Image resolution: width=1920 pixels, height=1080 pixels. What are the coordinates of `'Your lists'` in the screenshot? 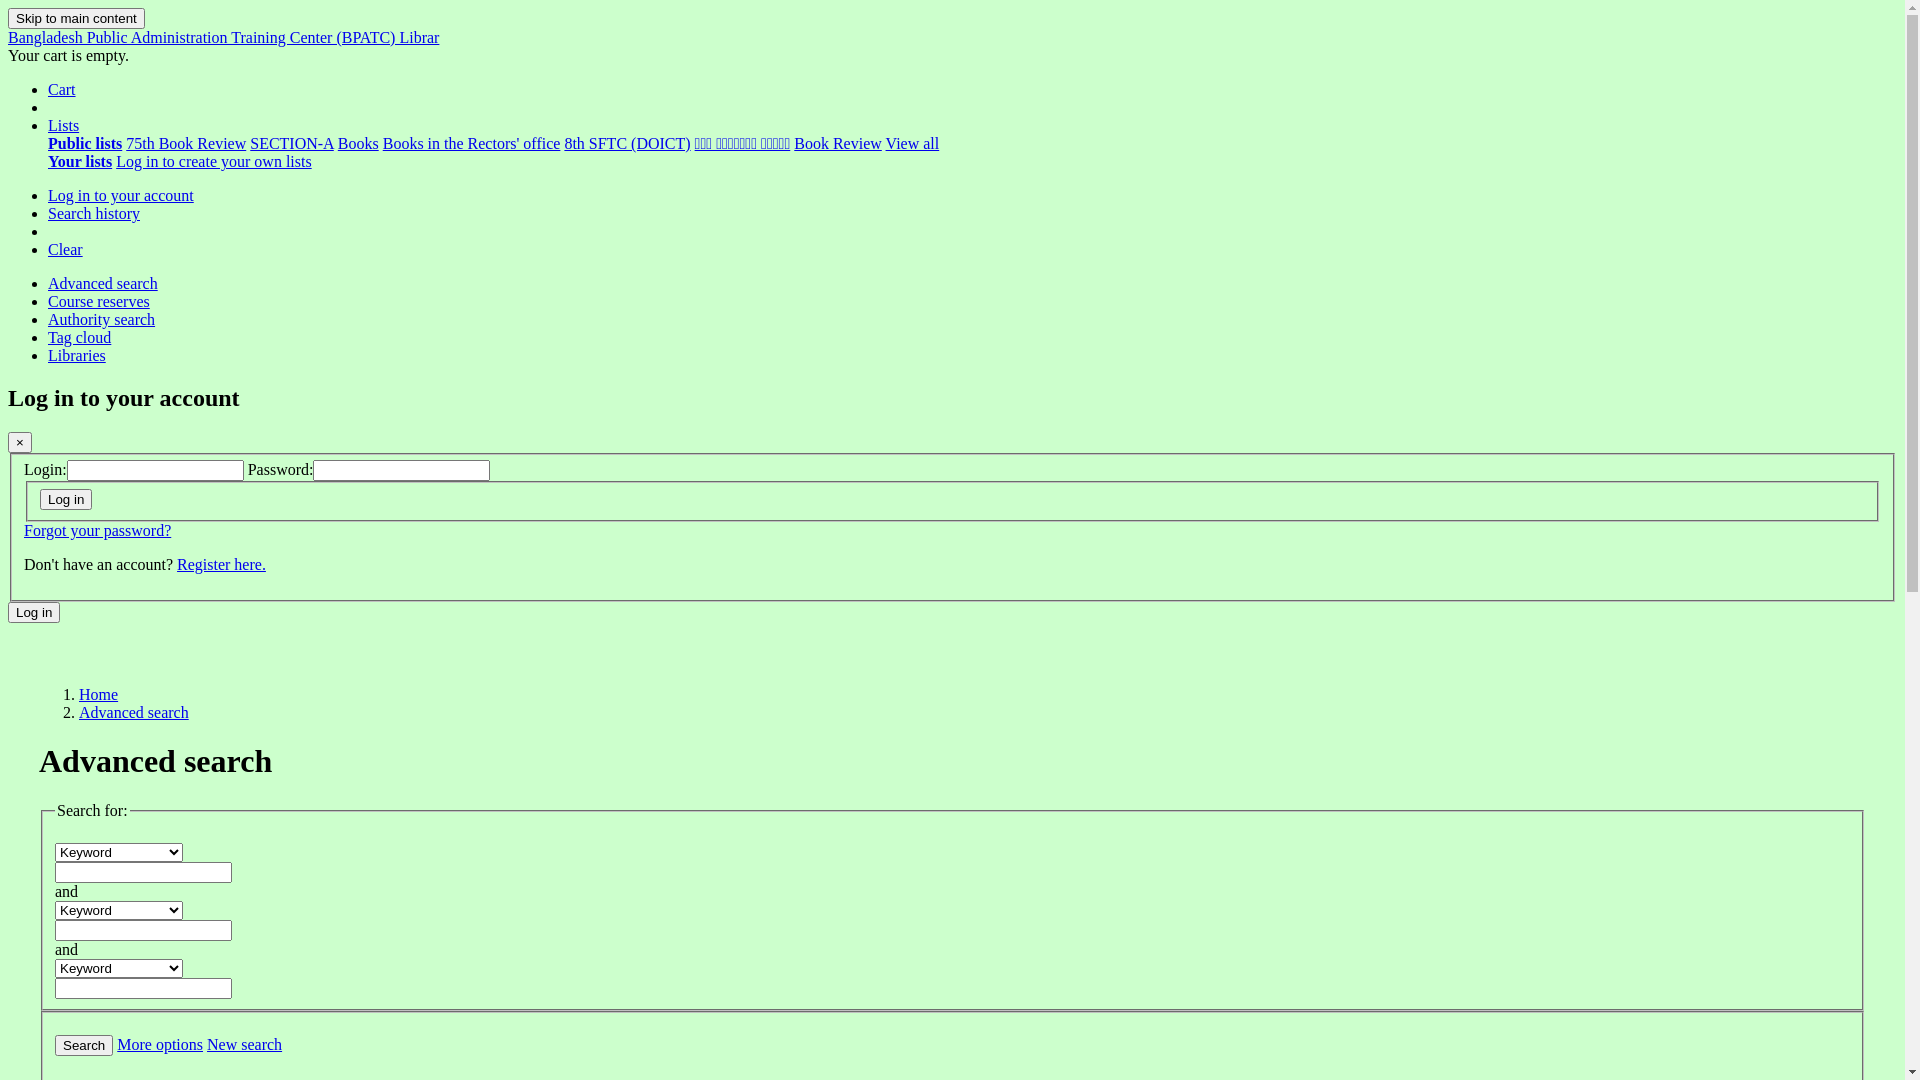 It's located at (48, 160).